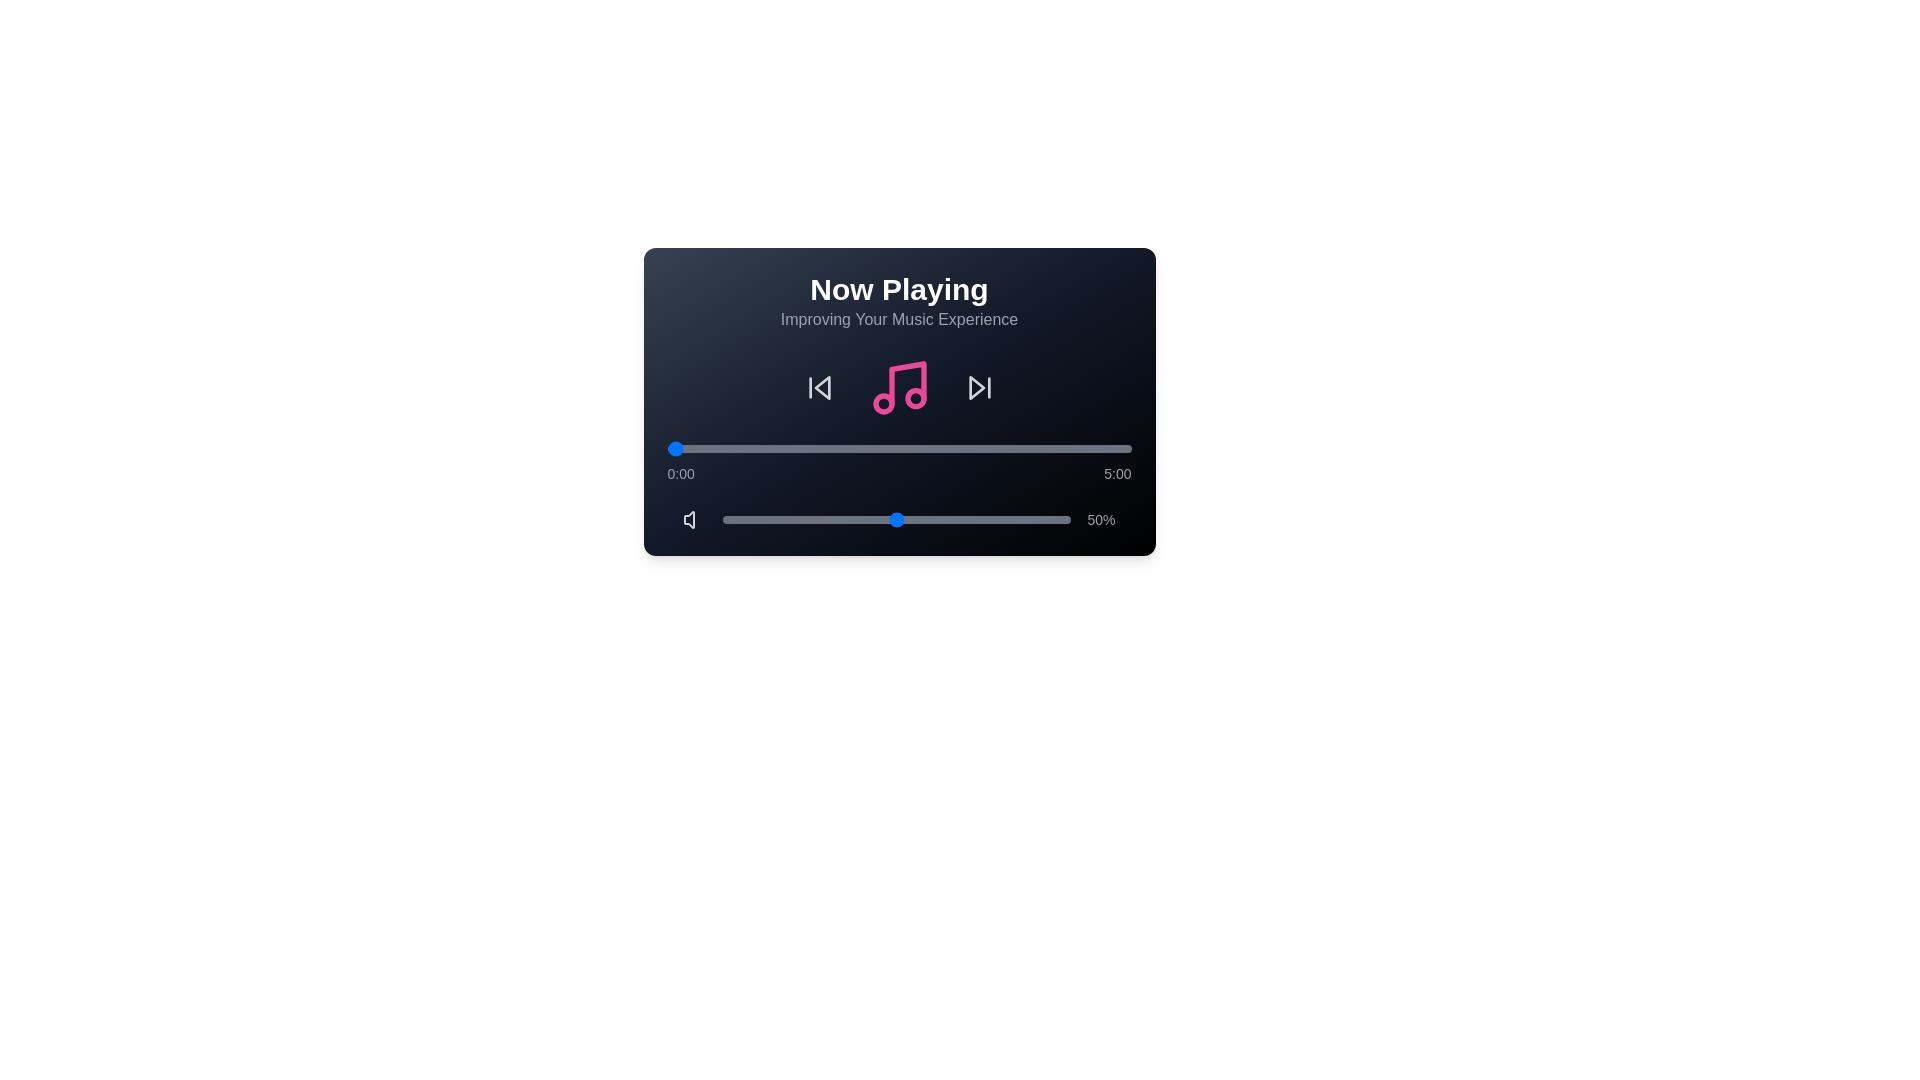 The height and width of the screenshot is (1080, 1920). Describe the element at coordinates (886, 519) in the screenshot. I see `the volume slider to 47%` at that location.